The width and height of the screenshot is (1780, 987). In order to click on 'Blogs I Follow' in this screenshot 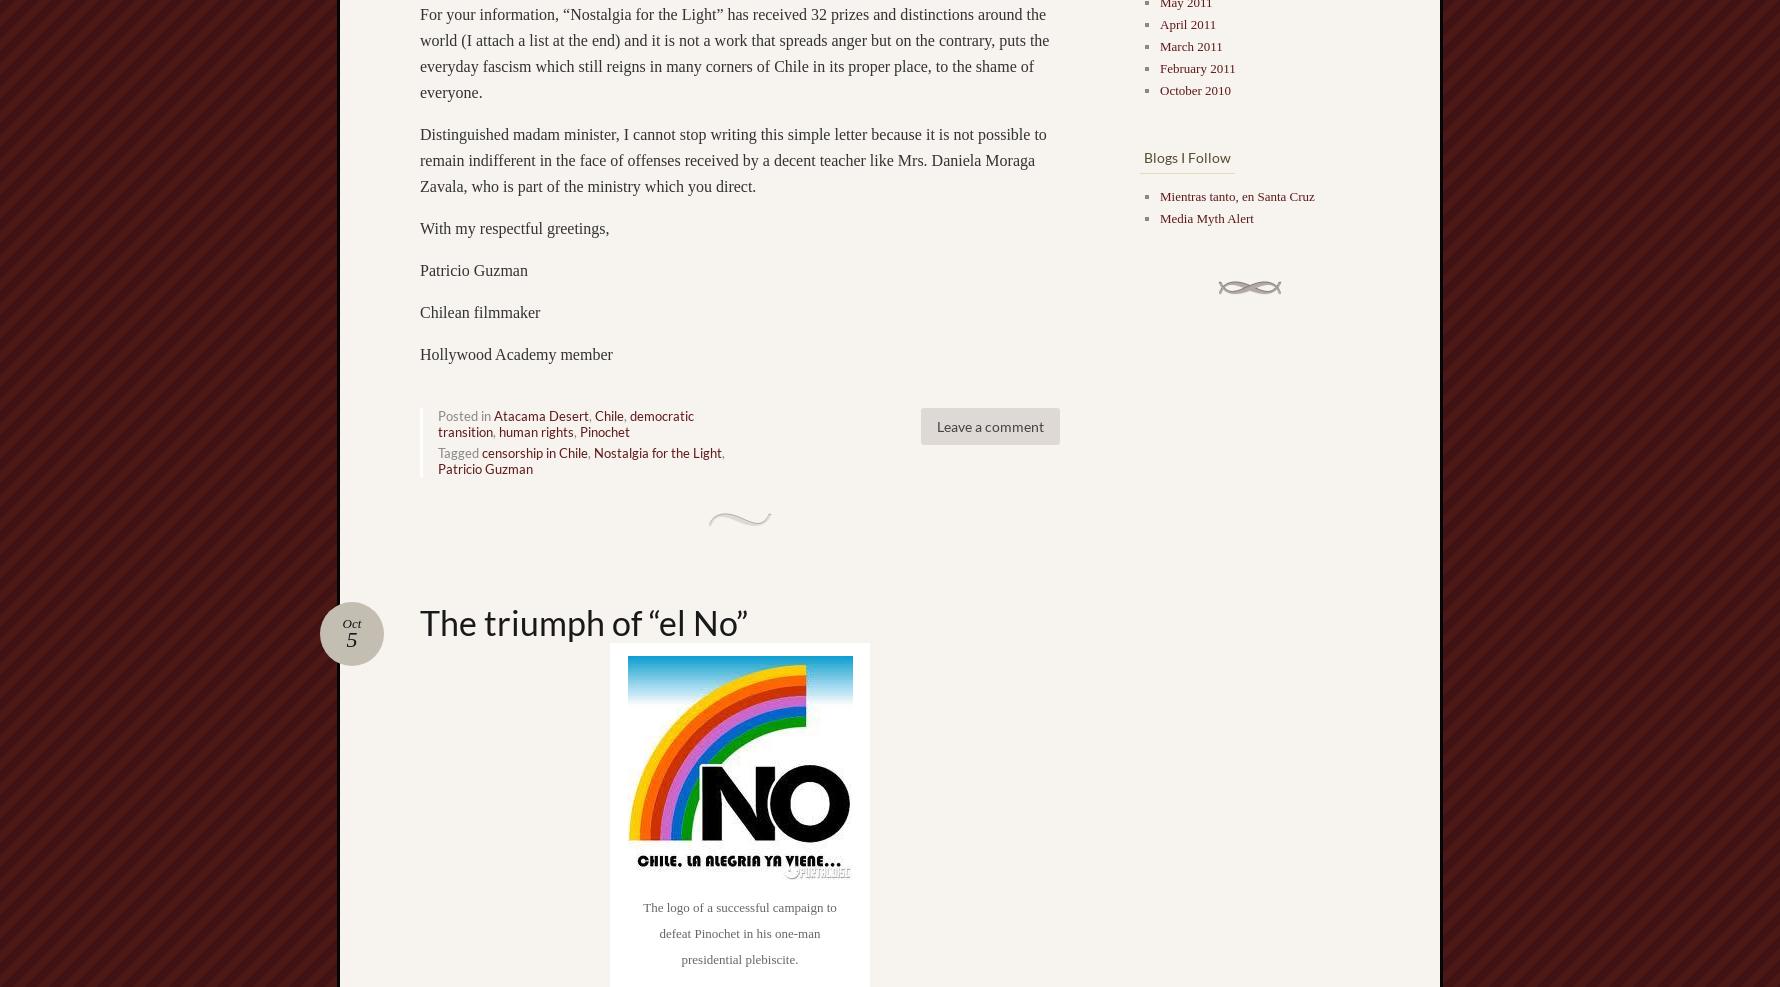, I will do `click(1187, 156)`.